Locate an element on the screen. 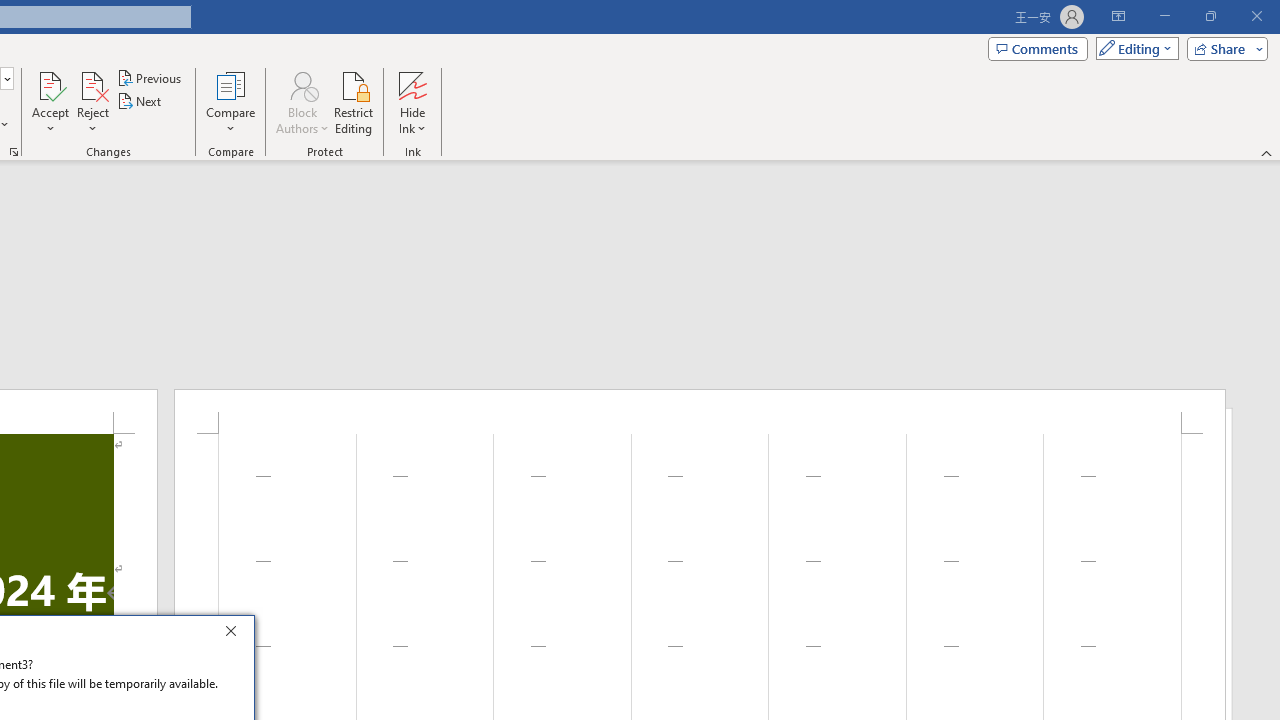 This screenshot has width=1280, height=720. 'Block Authors' is located at coordinates (301, 84).